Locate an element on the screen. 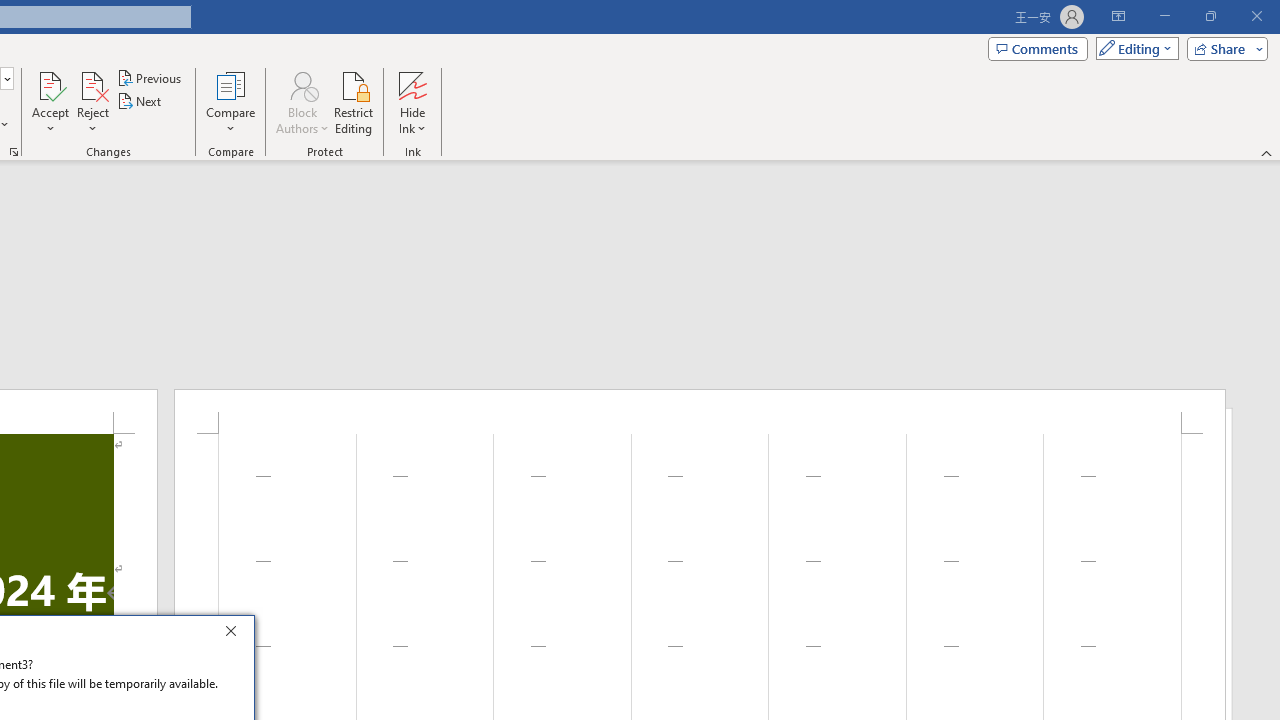 This screenshot has width=1280, height=720. 'Block Authors' is located at coordinates (301, 84).